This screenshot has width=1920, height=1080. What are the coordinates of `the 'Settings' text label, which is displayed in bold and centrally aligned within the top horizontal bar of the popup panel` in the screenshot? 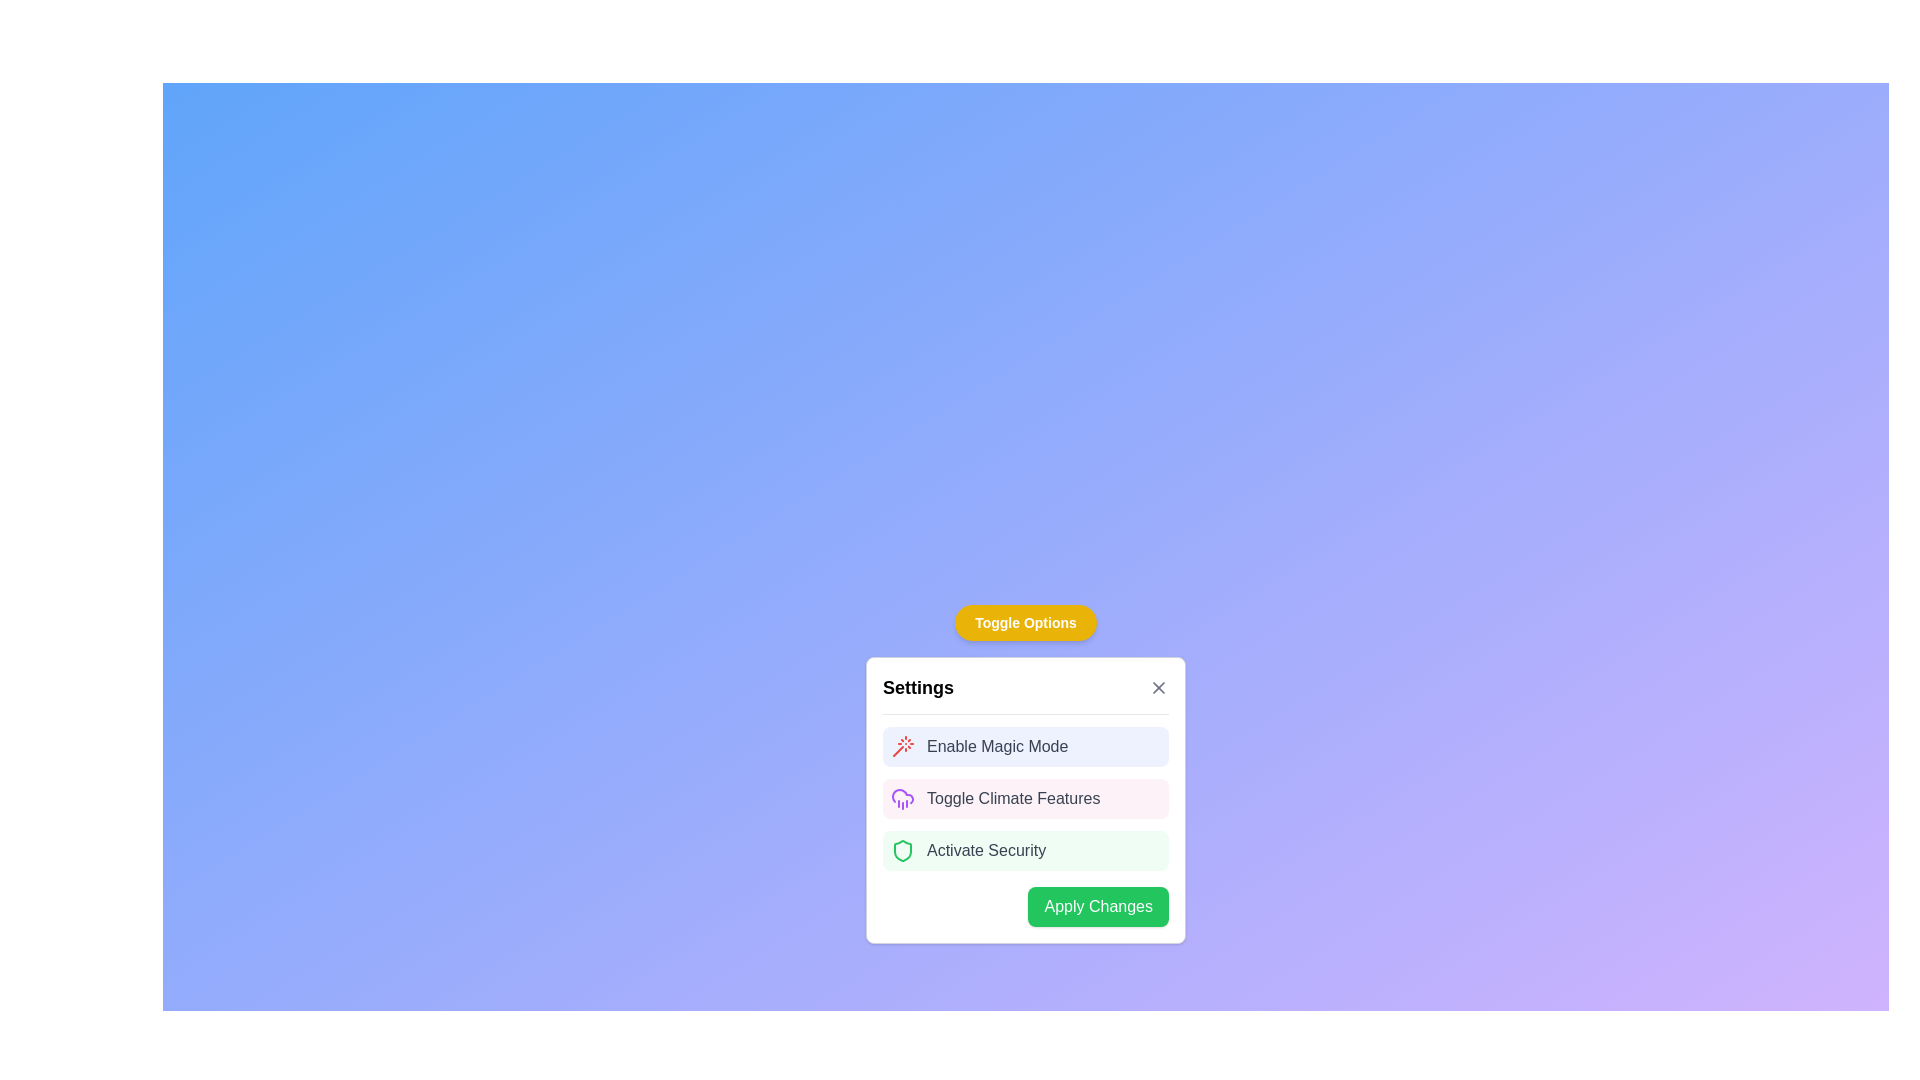 It's located at (917, 686).